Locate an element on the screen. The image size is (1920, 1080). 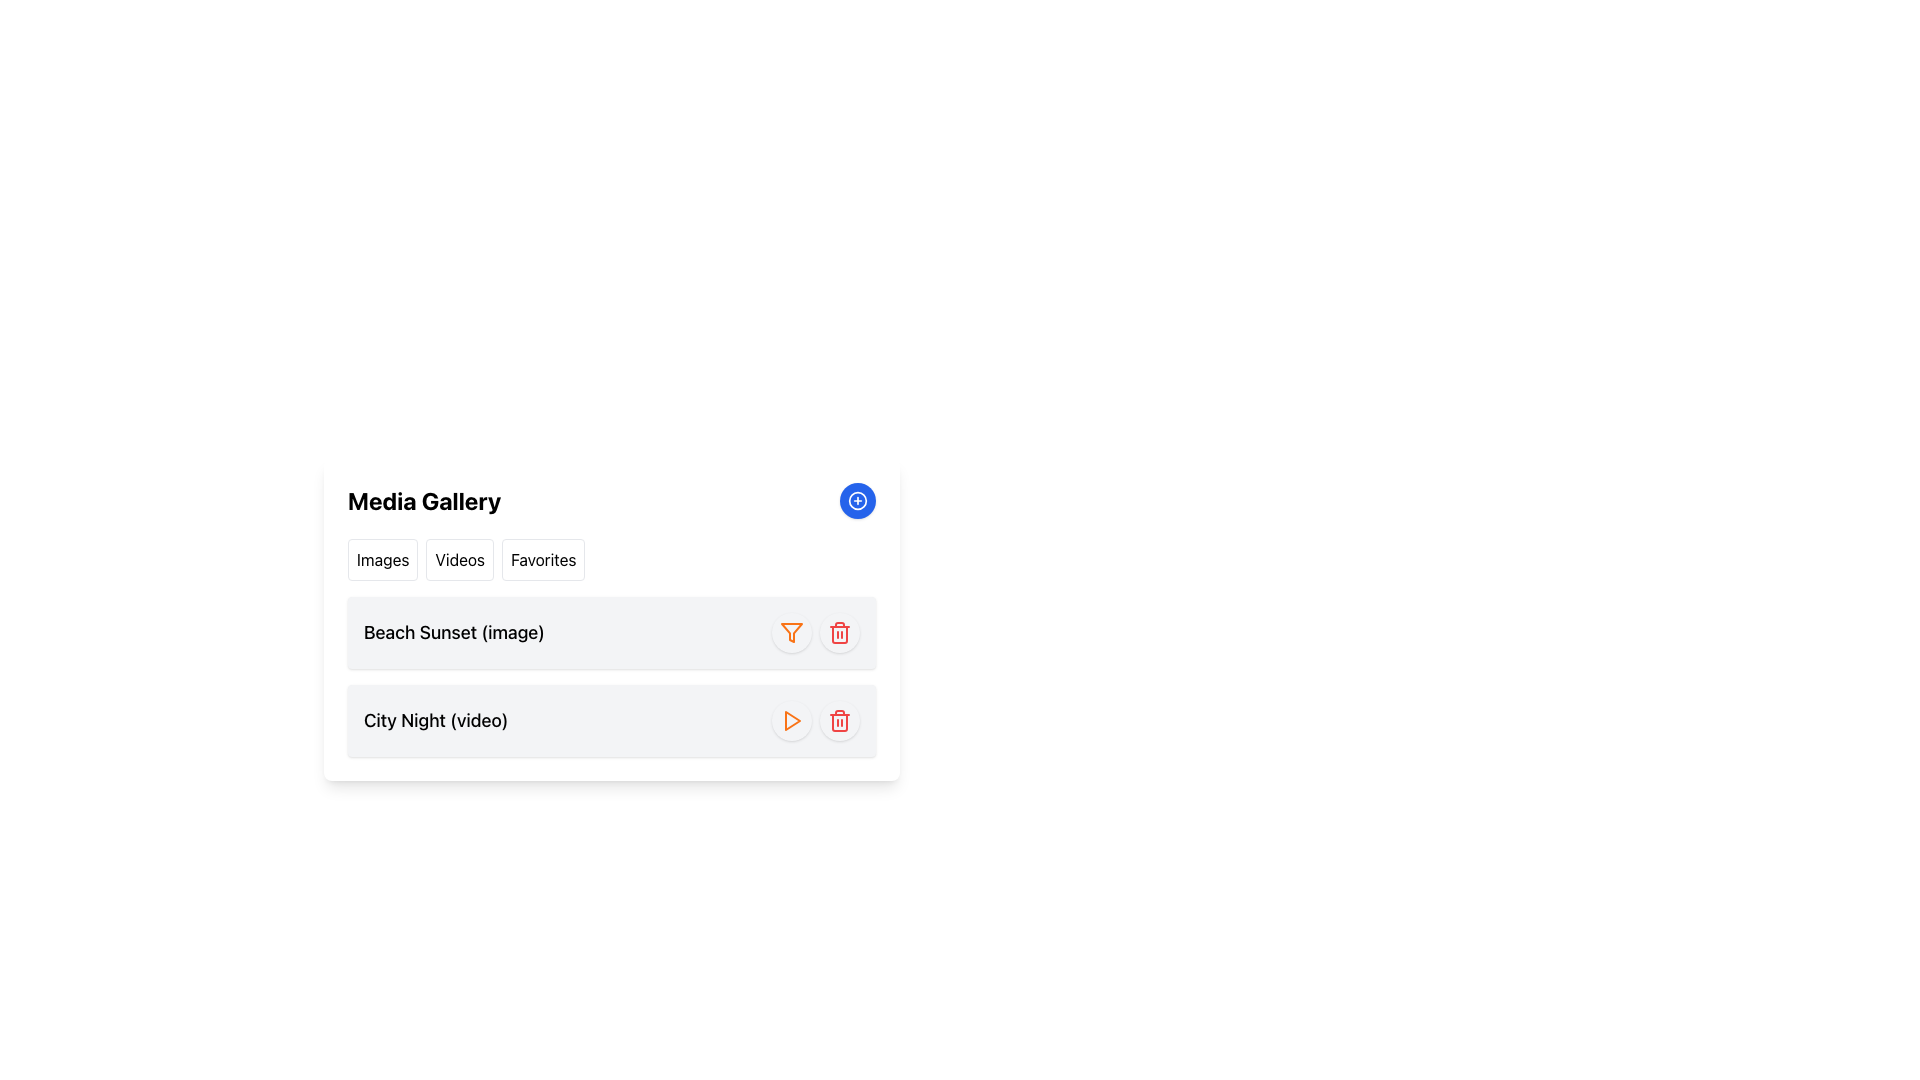
the 'Images' button, the first button is located at coordinates (383, 559).